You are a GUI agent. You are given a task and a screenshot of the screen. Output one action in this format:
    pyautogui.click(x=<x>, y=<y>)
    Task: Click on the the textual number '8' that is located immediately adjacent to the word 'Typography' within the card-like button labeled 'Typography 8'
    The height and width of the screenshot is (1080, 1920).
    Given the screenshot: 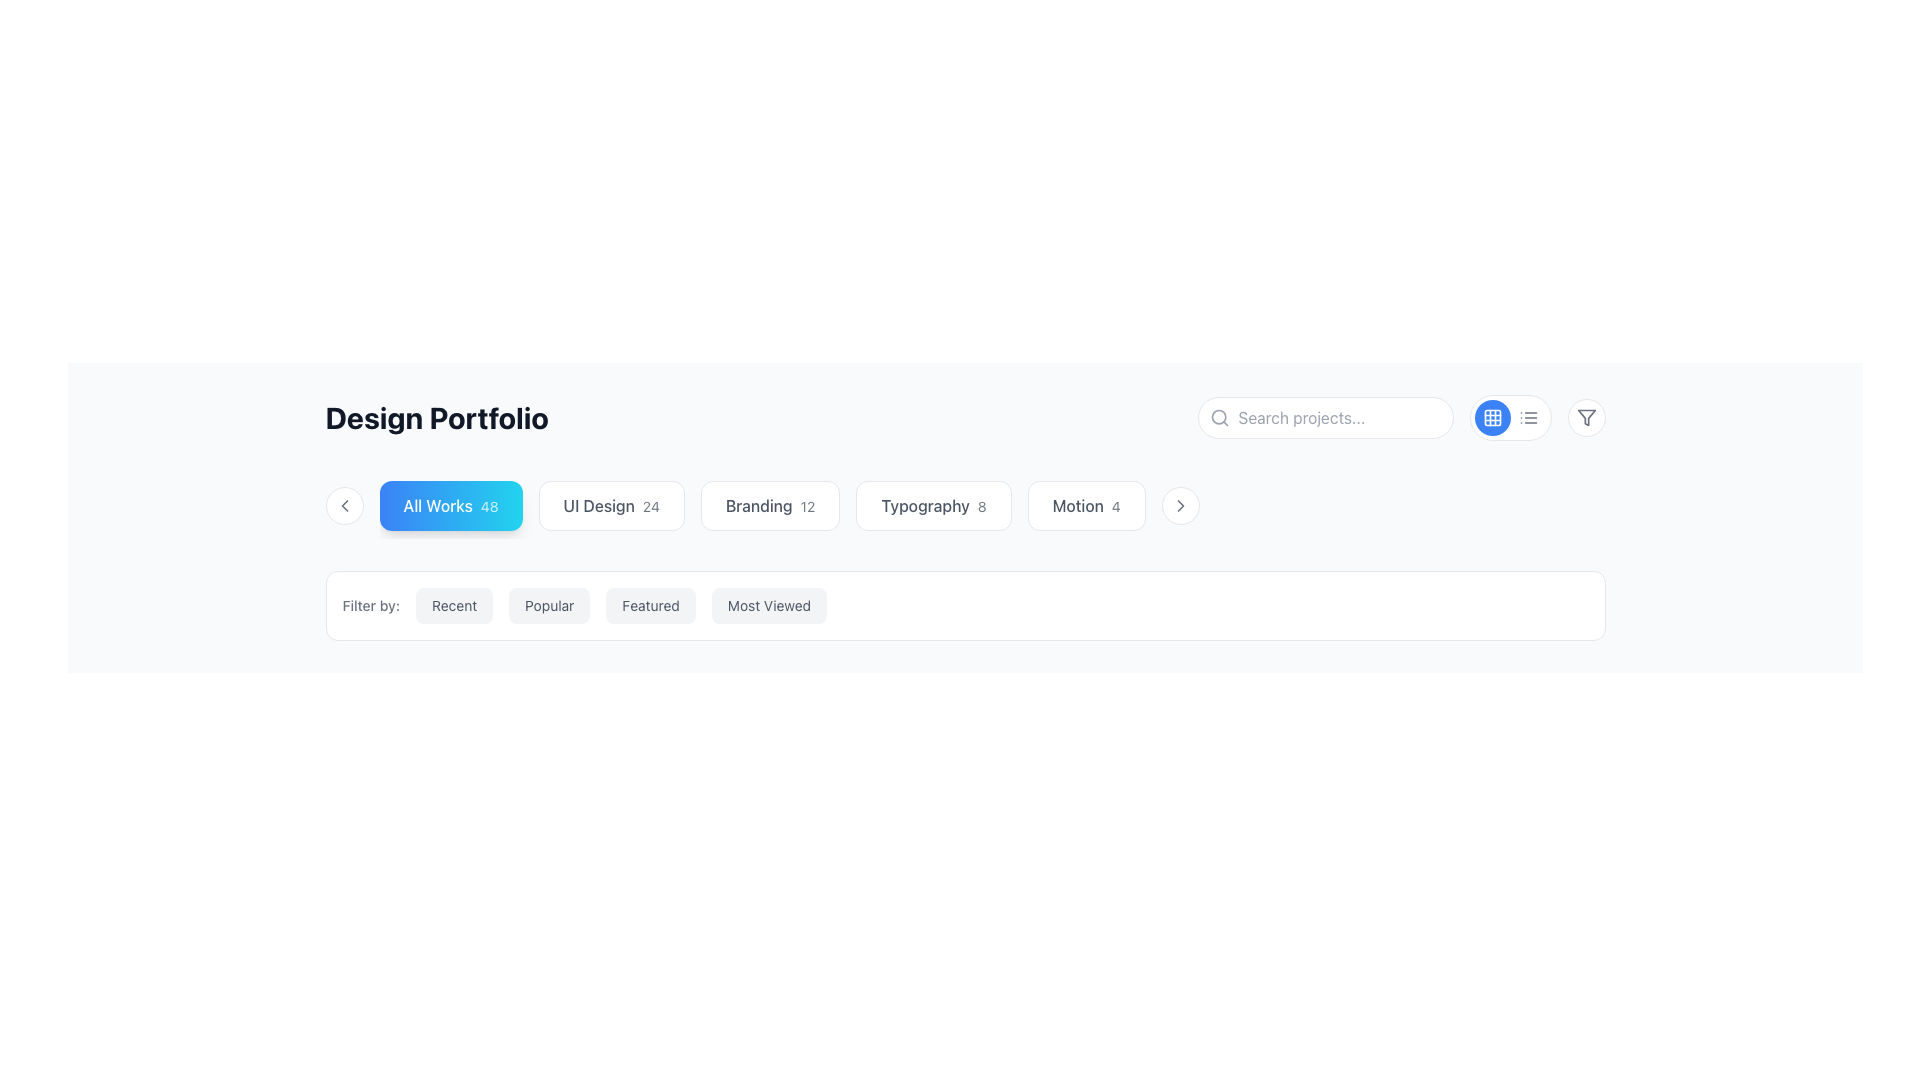 What is the action you would take?
    pyautogui.click(x=982, y=505)
    